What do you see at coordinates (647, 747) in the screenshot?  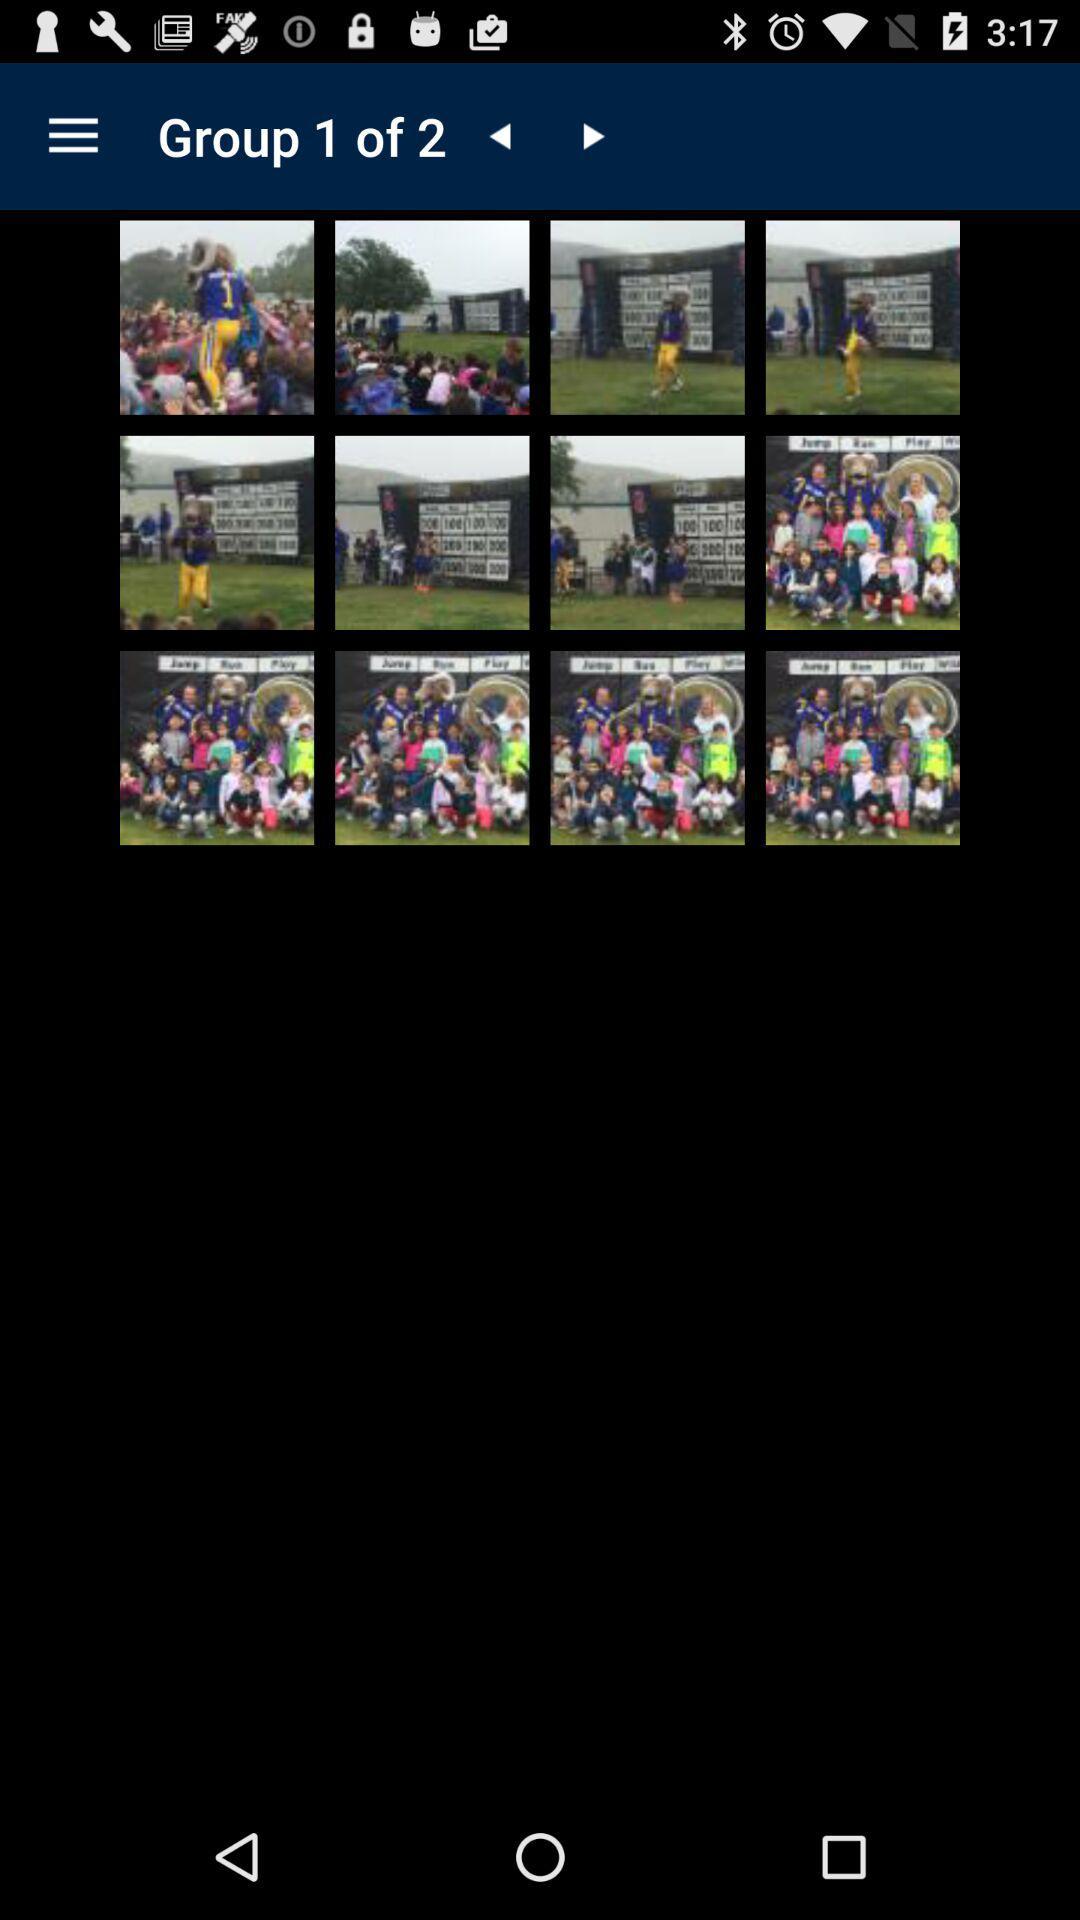 I see `photo` at bounding box center [647, 747].